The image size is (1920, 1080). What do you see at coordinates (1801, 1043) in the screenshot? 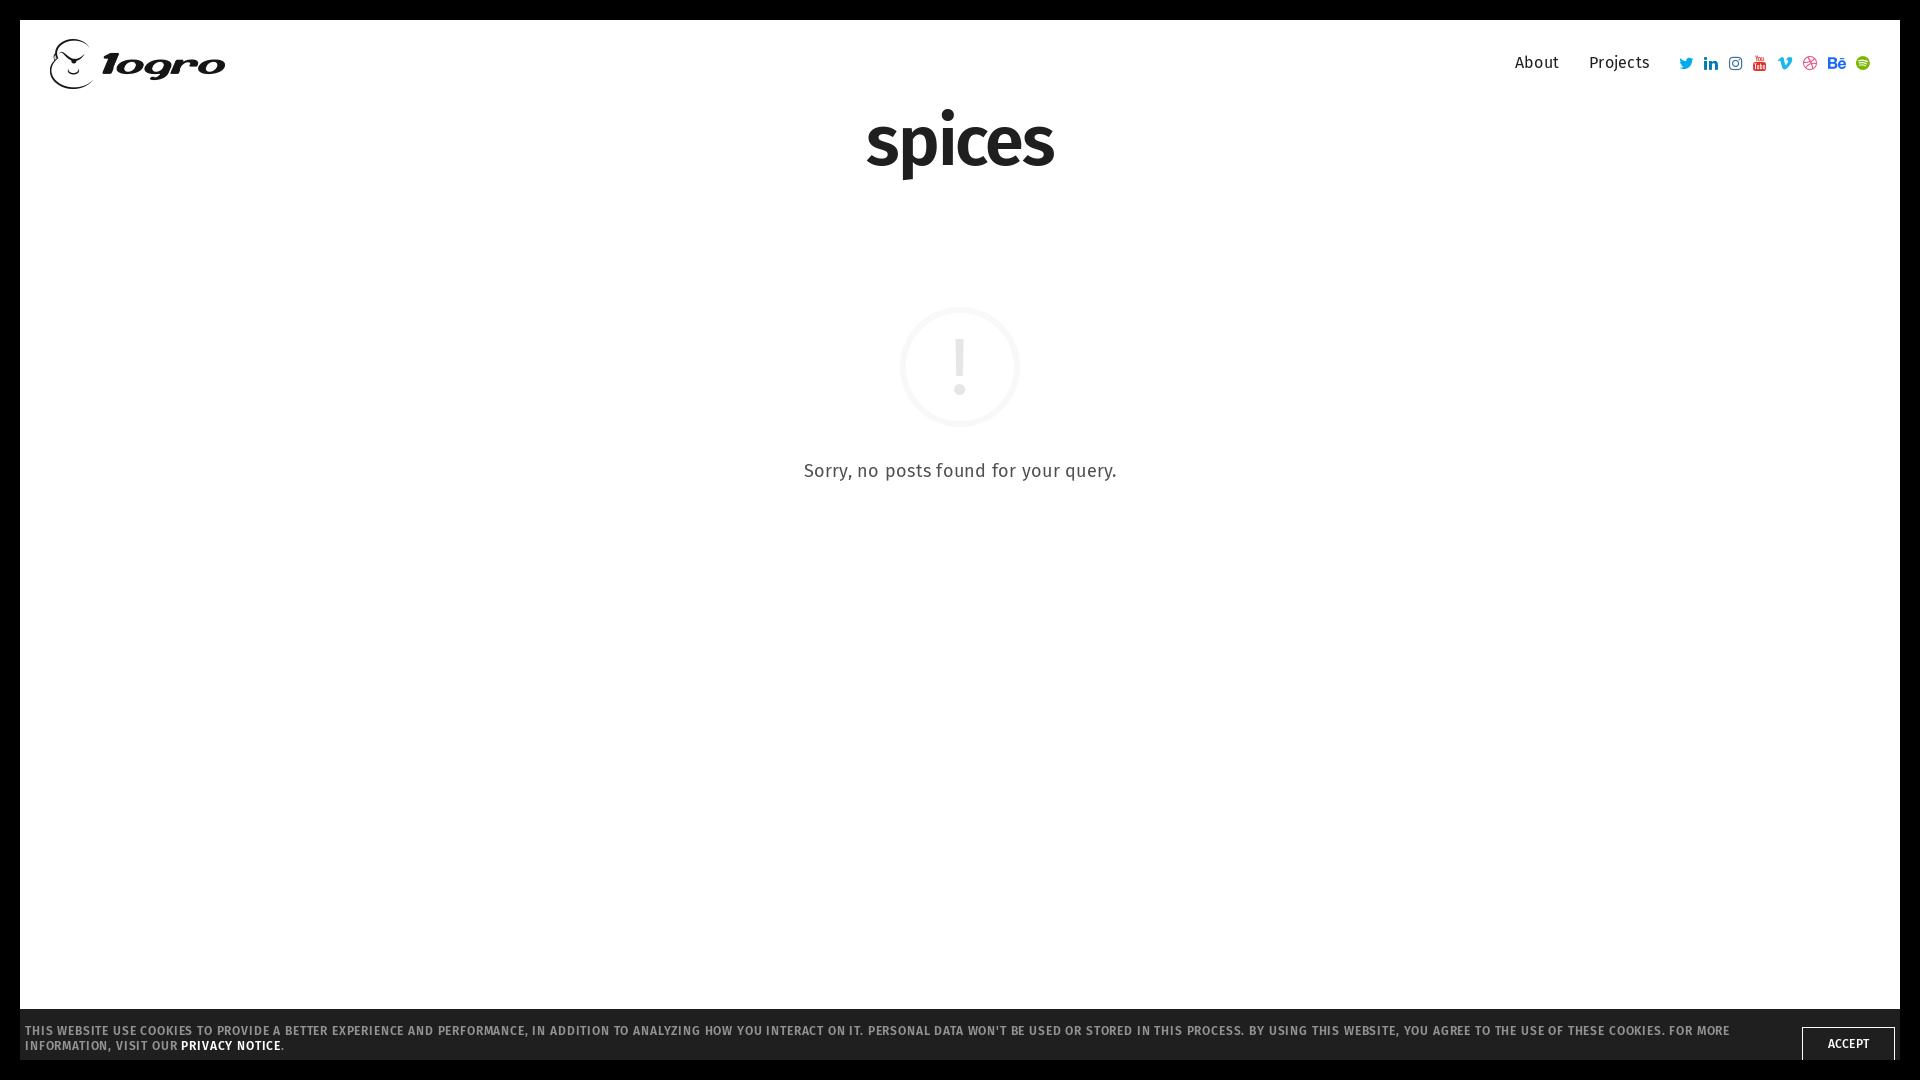
I see `'ACCEPT'` at bounding box center [1801, 1043].